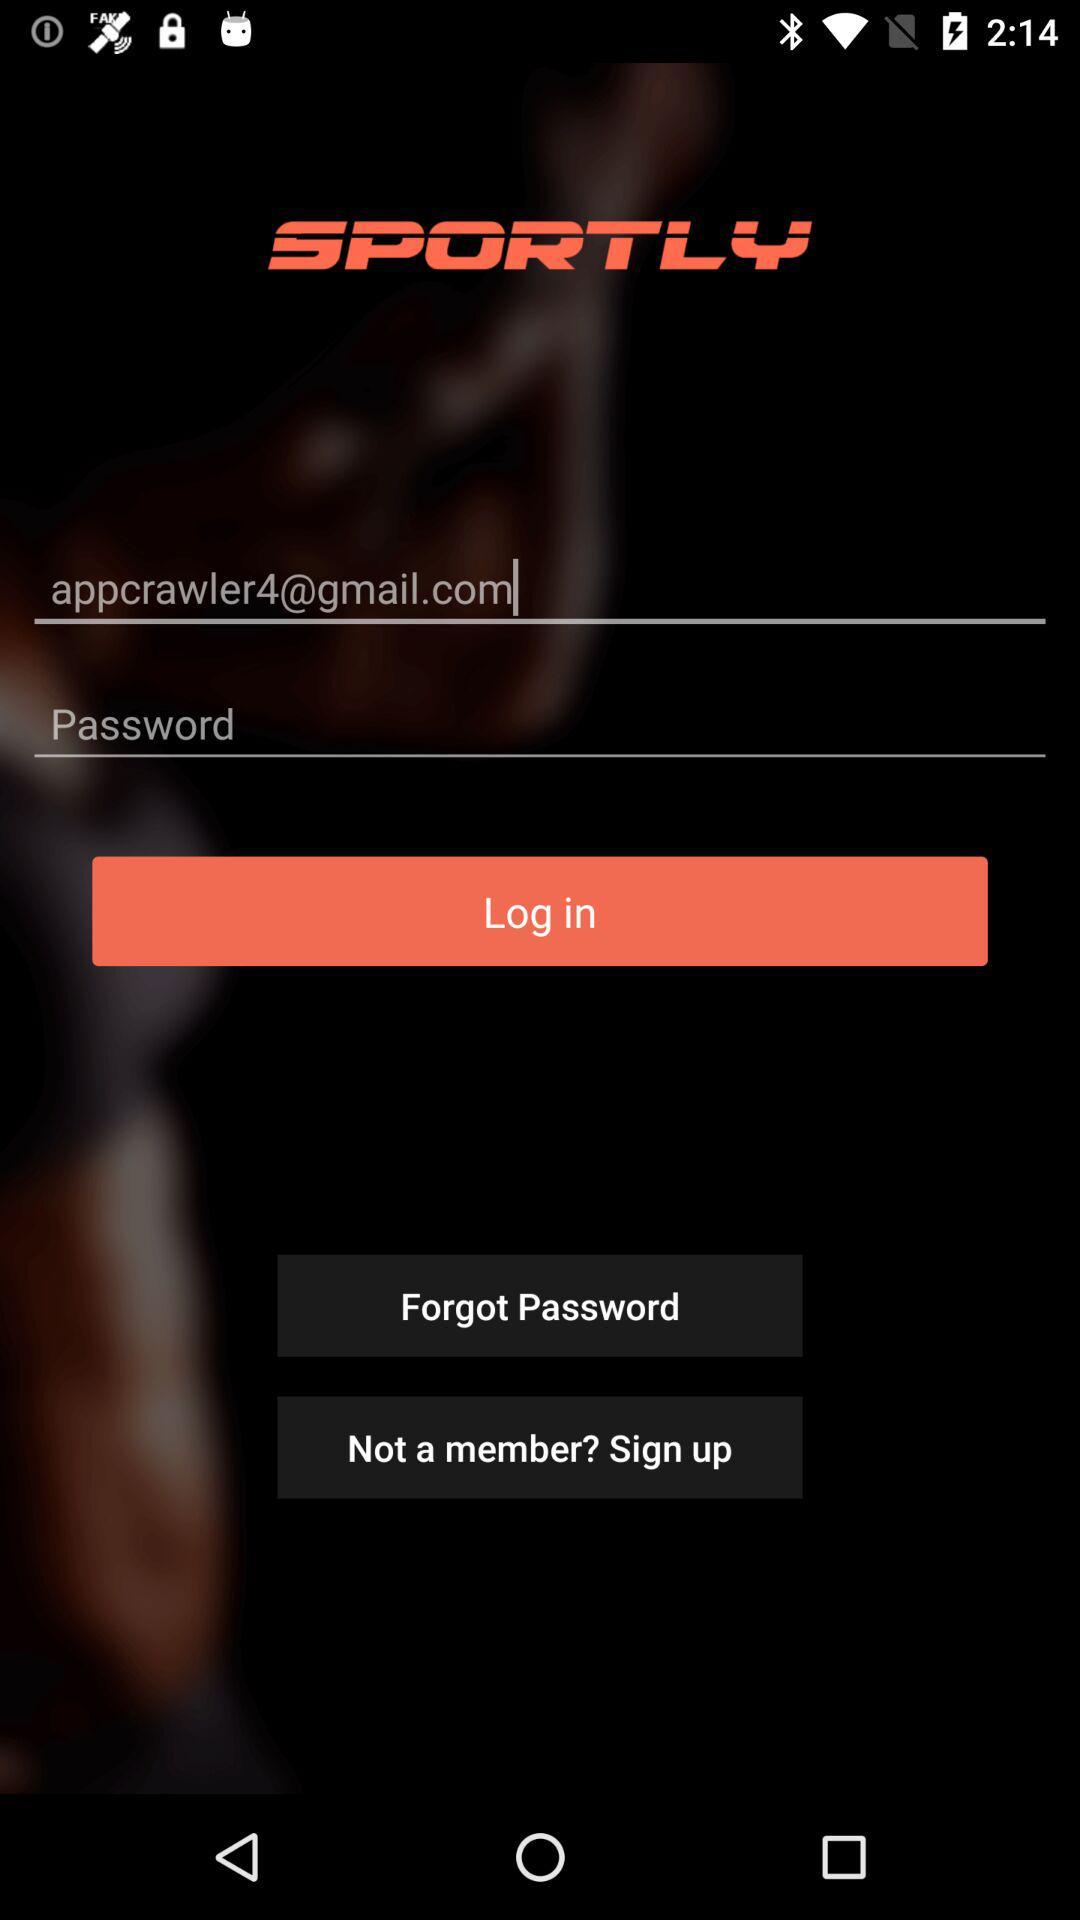 Image resolution: width=1080 pixels, height=1920 pixels. What do you see at coordinates (540, 1447) in the screenshot?
I see `the not a member item` at bounding box center [540, 1447].